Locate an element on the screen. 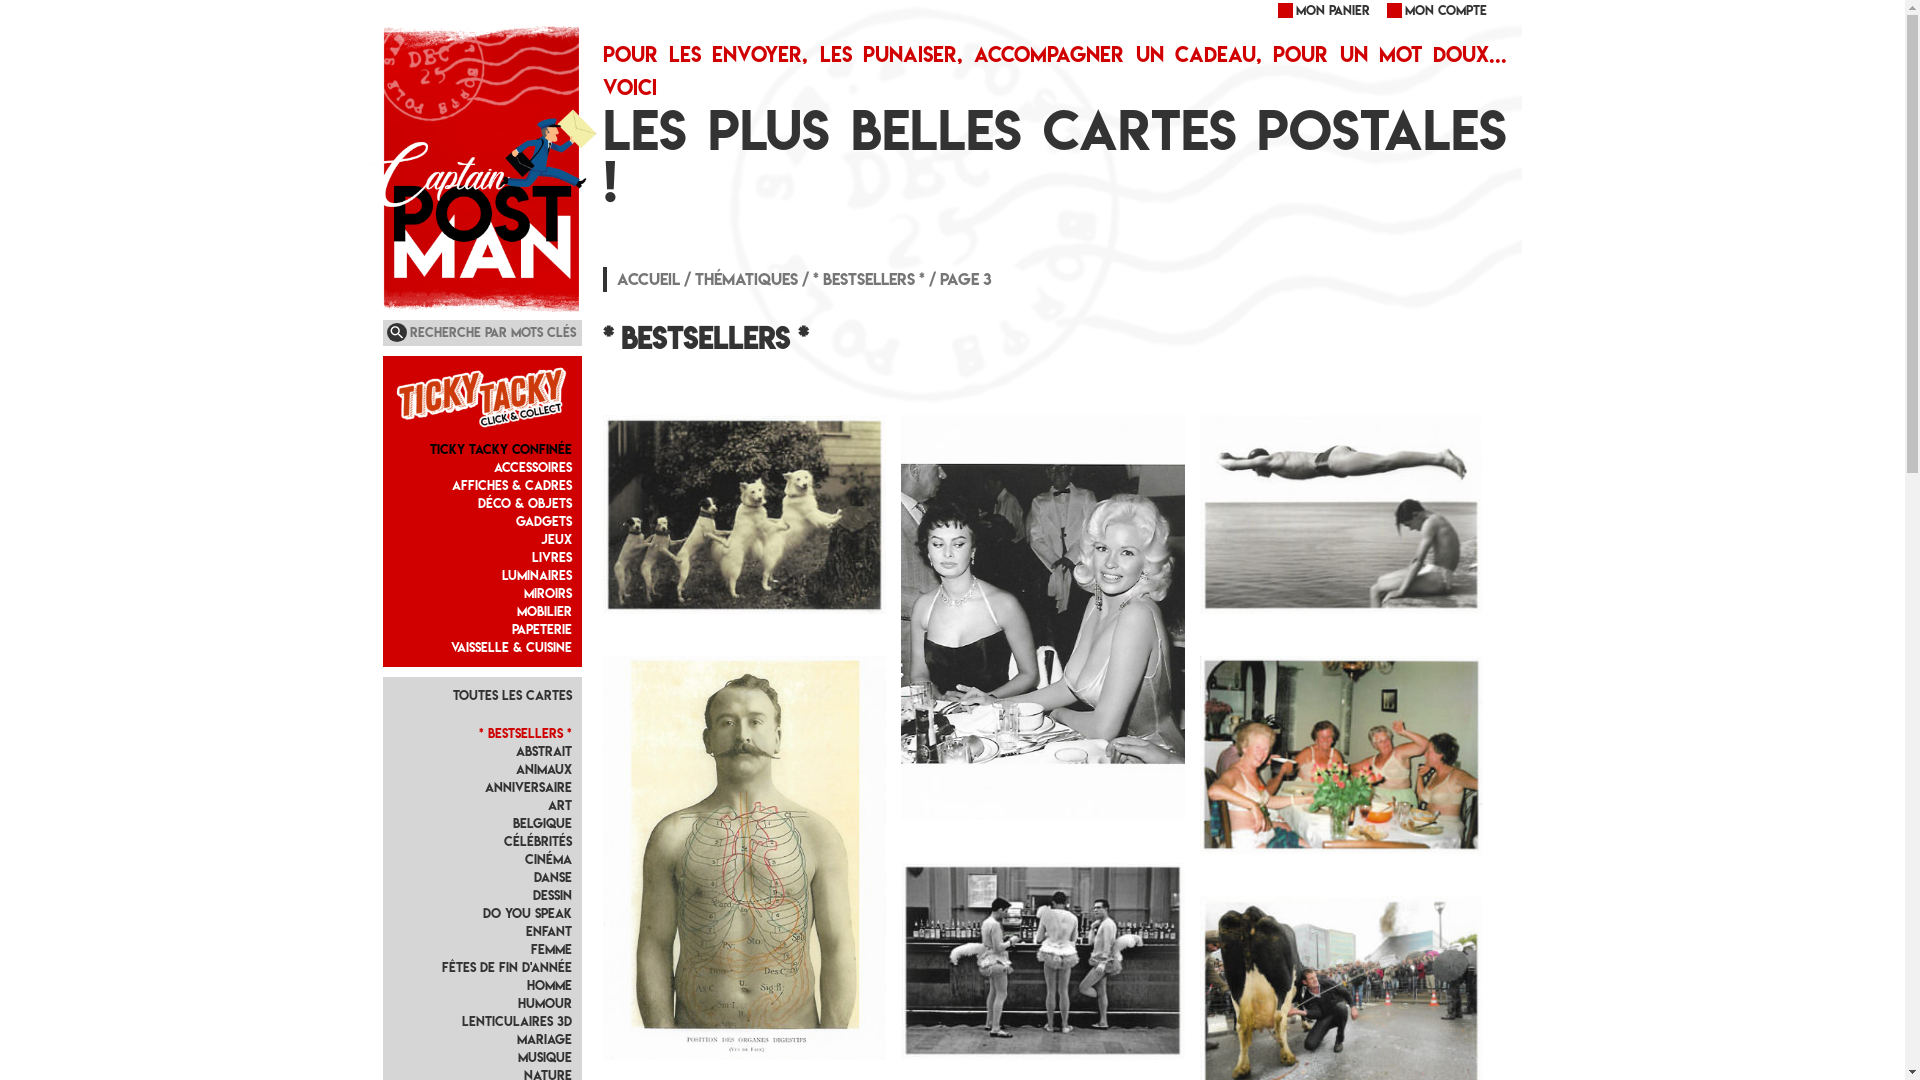 Image resolution: width=1920 pixels, height=1080 pixels. '* BESTSELLERS *' is located at coordinates (868, 278).